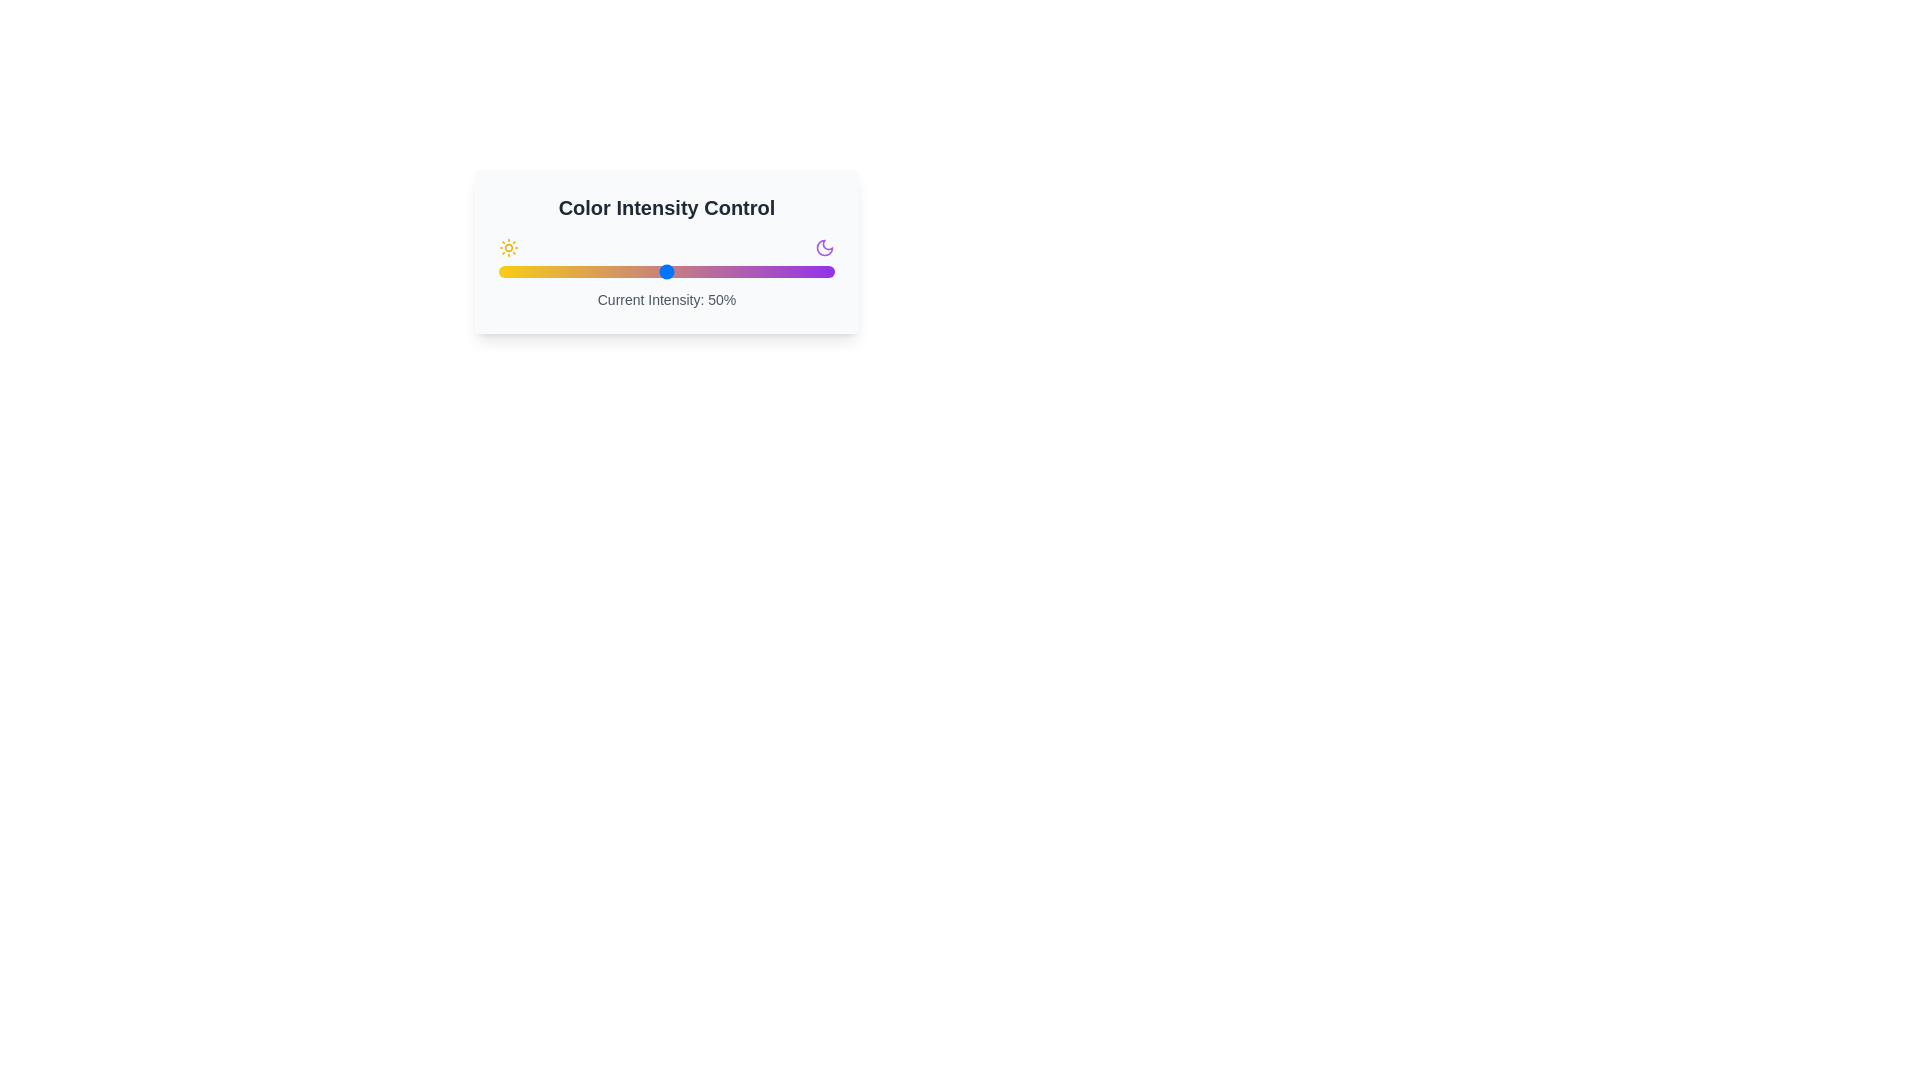 This screenshot has height=1080, width=1920. Describe the element at coordinates (763, 272) in the screenshot. I see `the color intensity to 79% by adjusting the slider` at that location.